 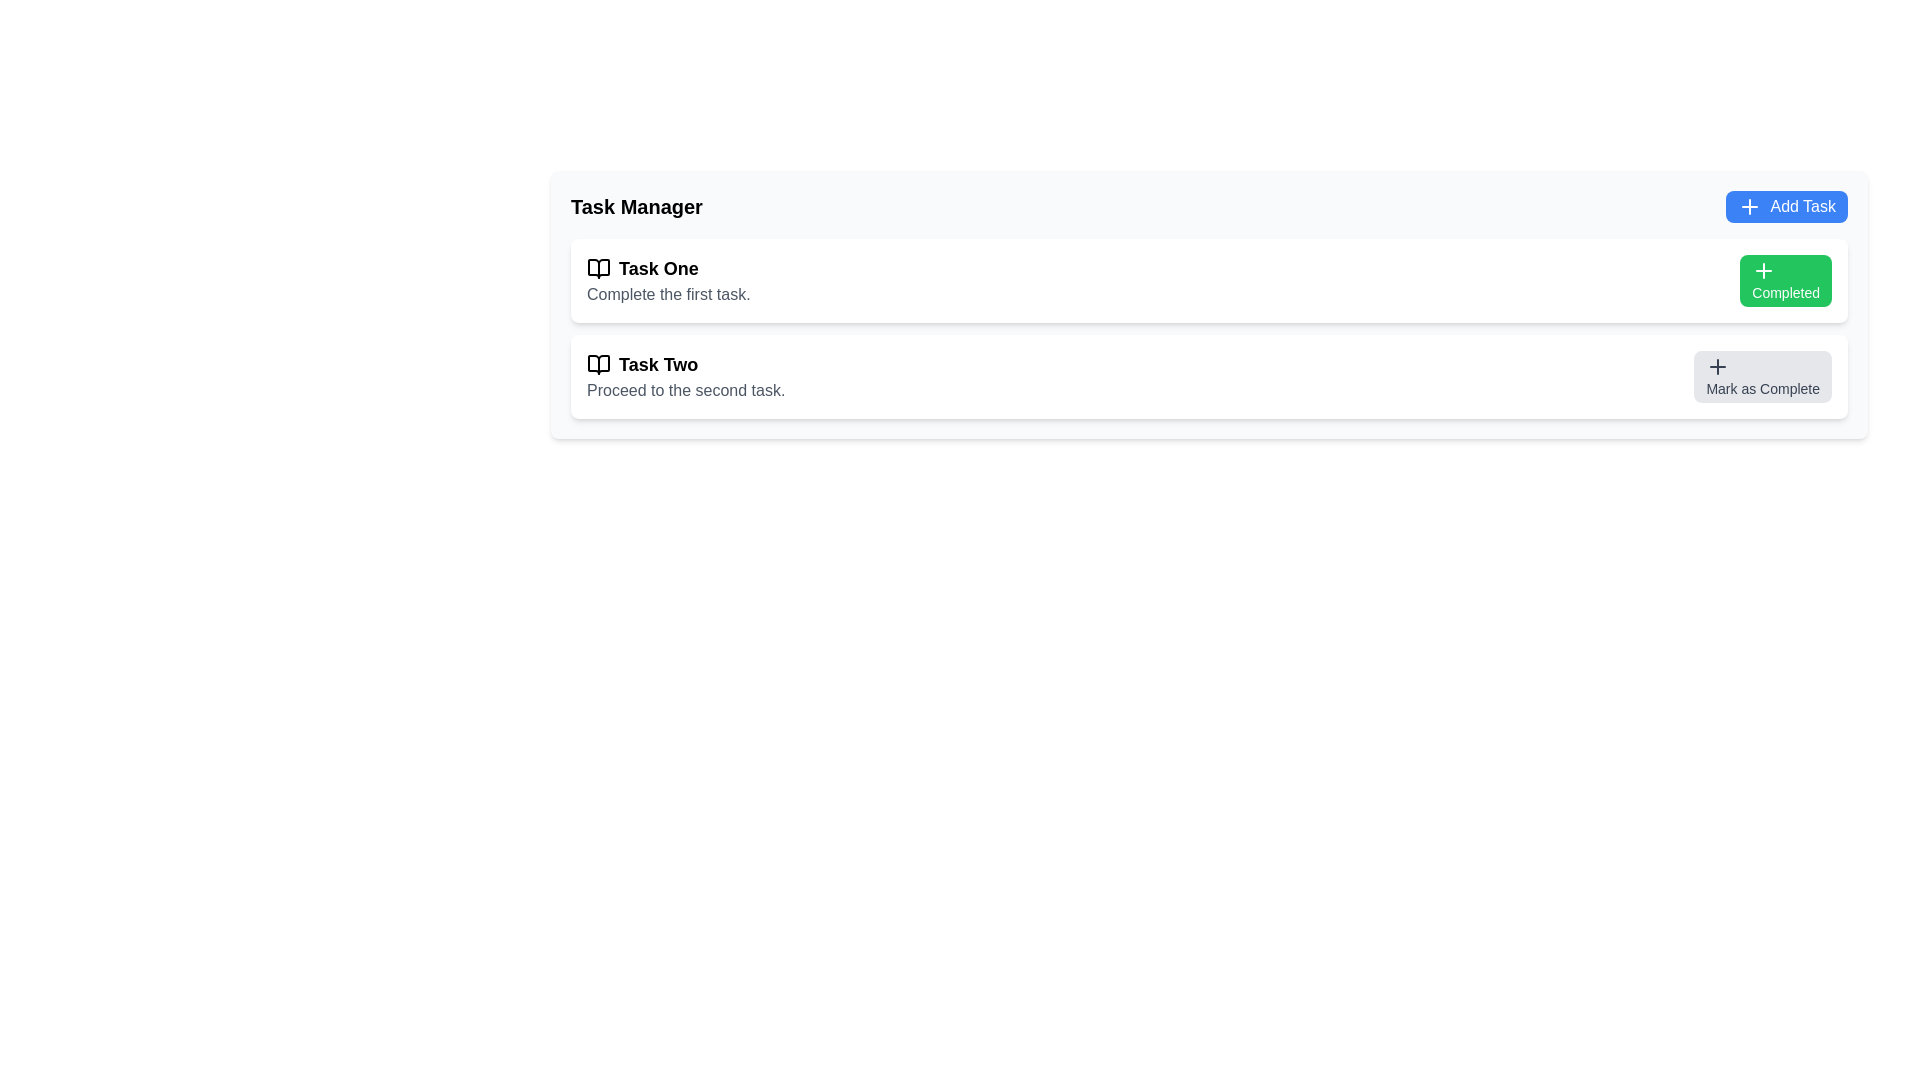 What do you see at coordinates (1787, 207) in the screenshot?
I see `the button that allows users to add a new task to the list in the interface, located at the far-right end of the 'Task Manager' header section` at bounding box center [1787, 207].